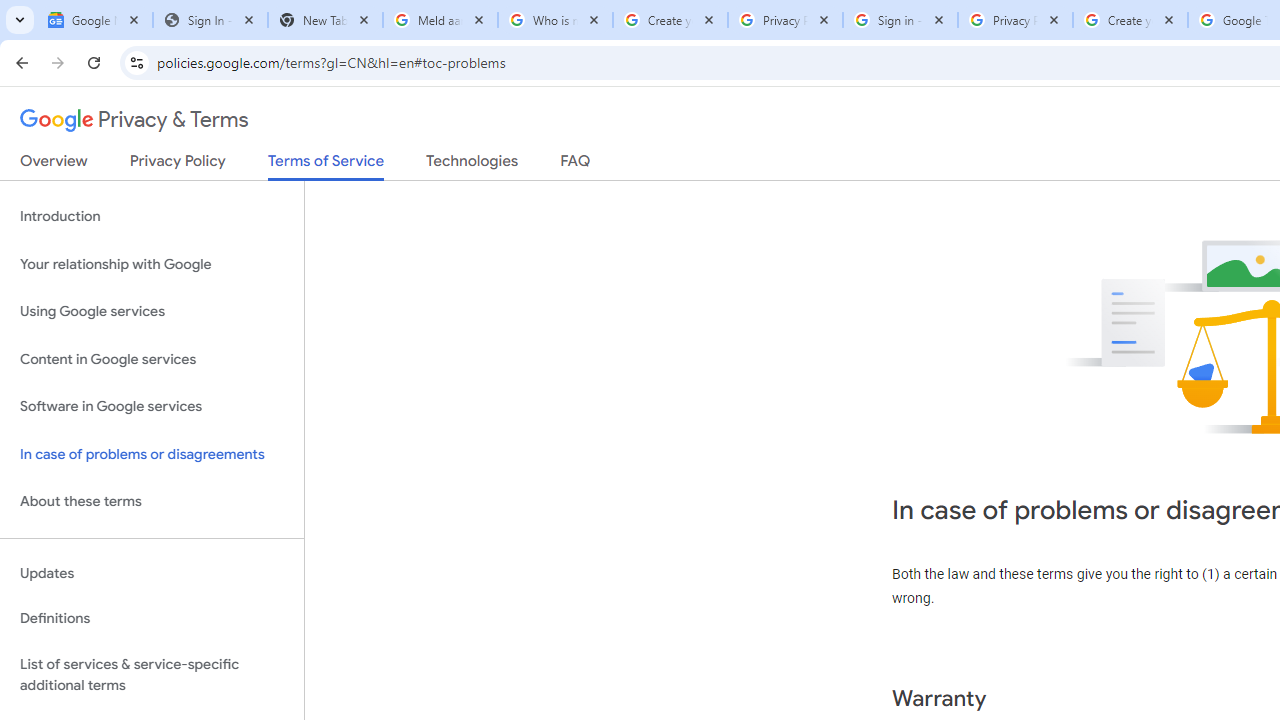  I want to click on 'Privacy & Terms', so click(134, 120).